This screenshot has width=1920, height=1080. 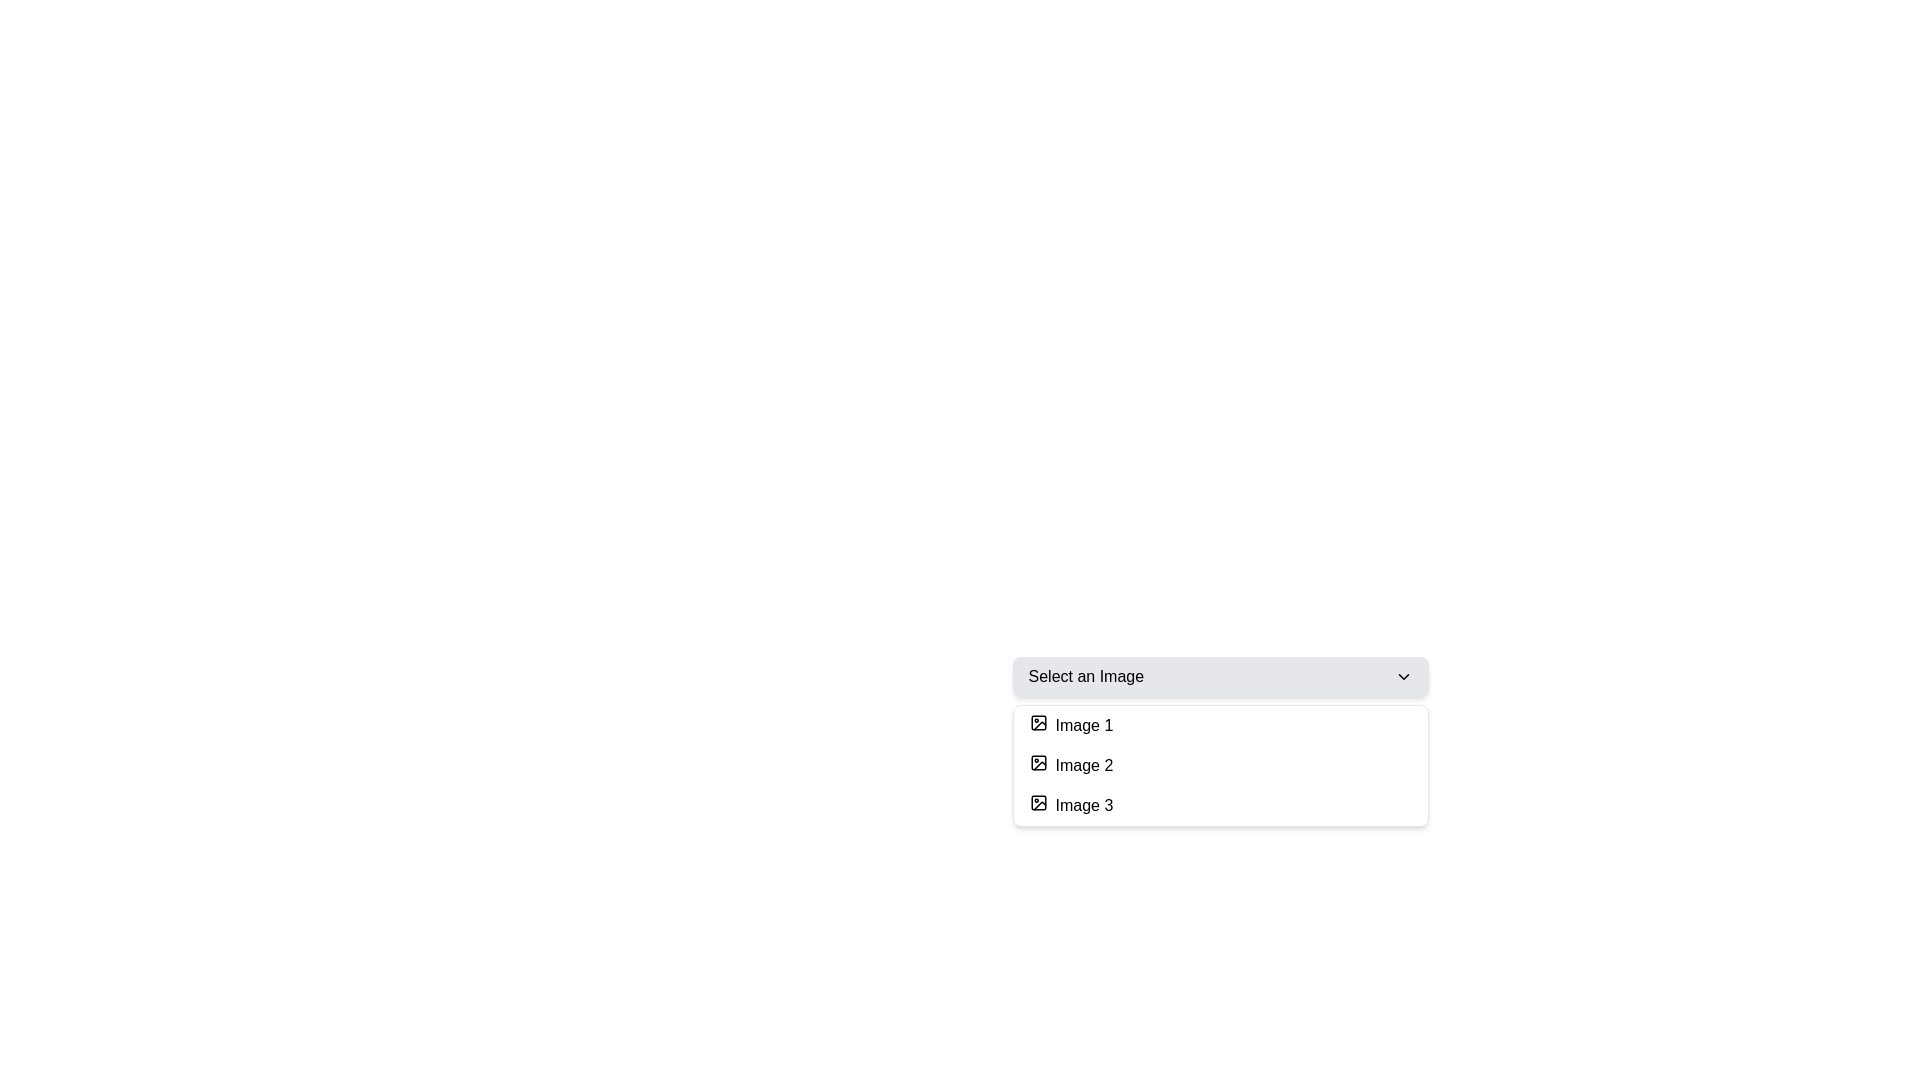 I want to click on the downward-pointing arrow icon located at the far-right end of the 'Select an Image' button, so click(x=1402, y=676).